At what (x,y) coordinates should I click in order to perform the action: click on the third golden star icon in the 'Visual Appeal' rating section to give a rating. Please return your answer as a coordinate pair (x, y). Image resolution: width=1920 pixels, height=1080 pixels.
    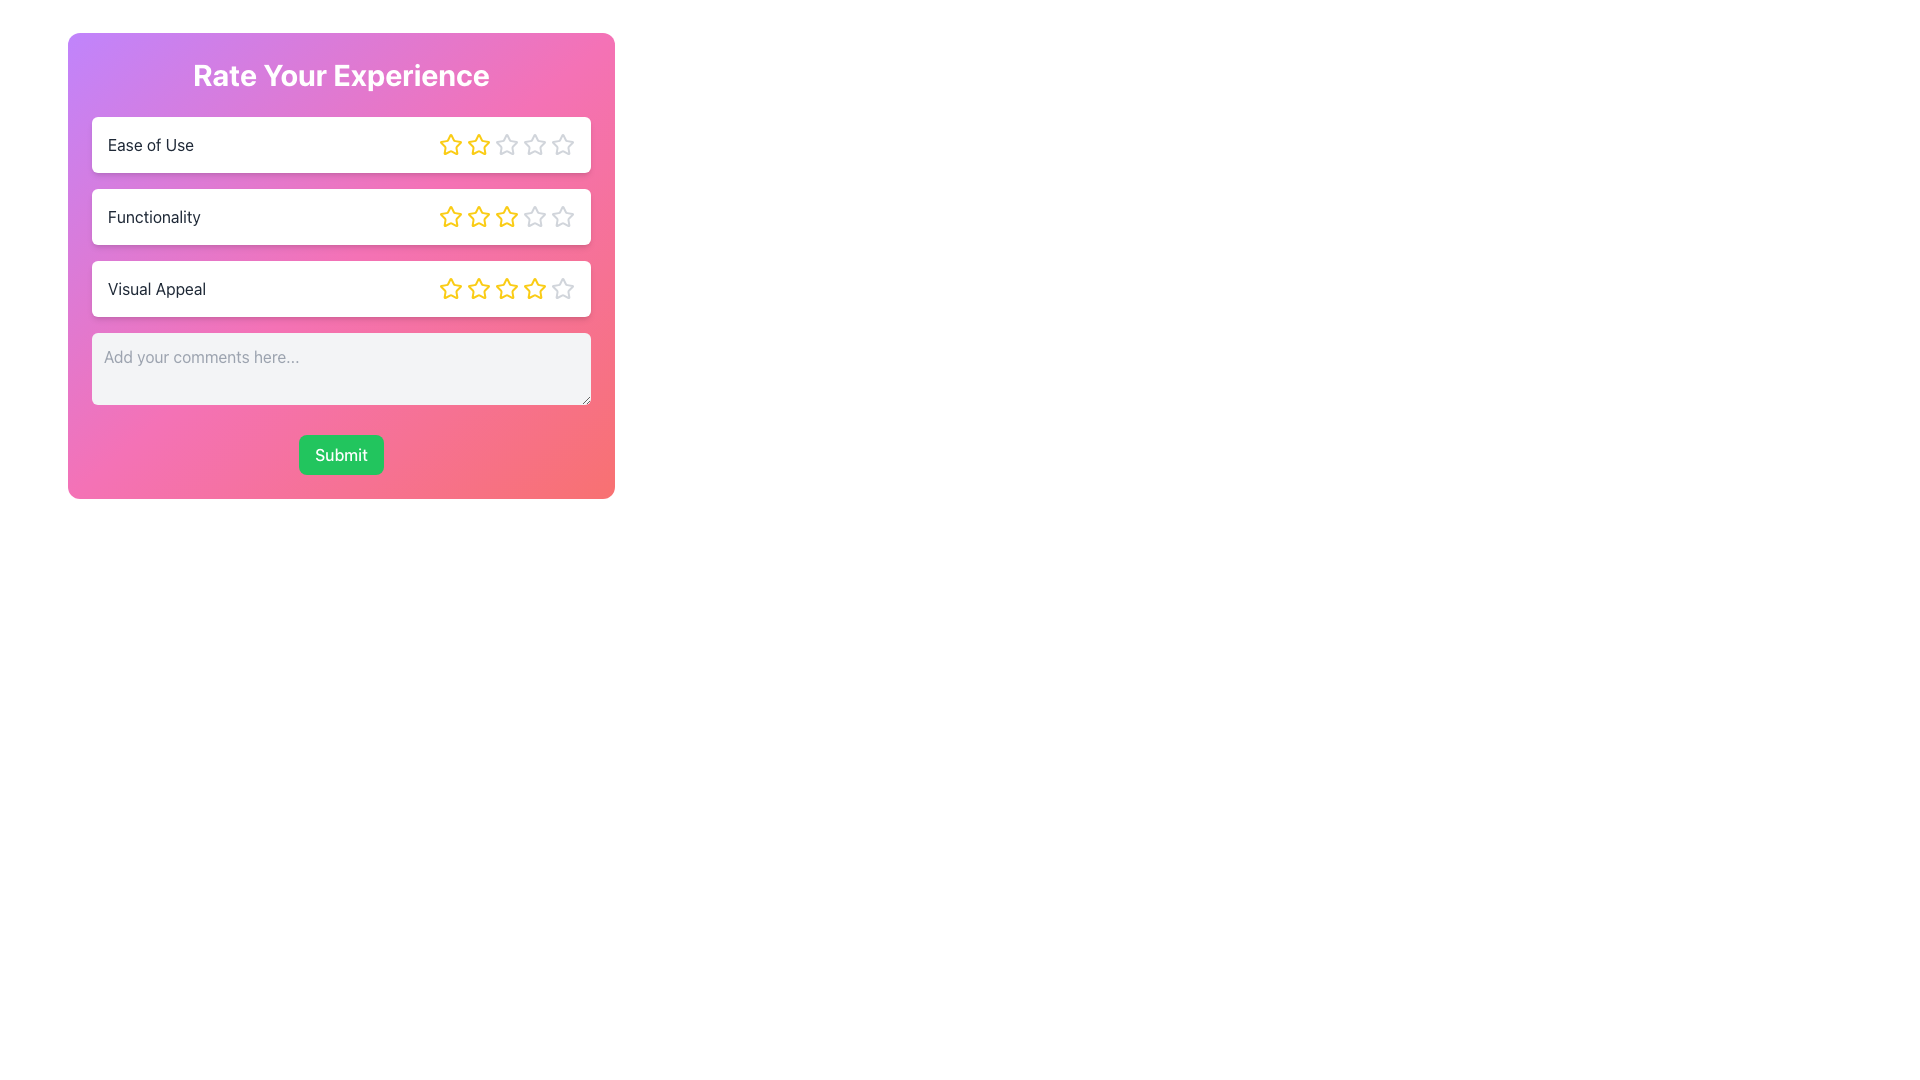
    Looking at the image, I should click on (507, 289).